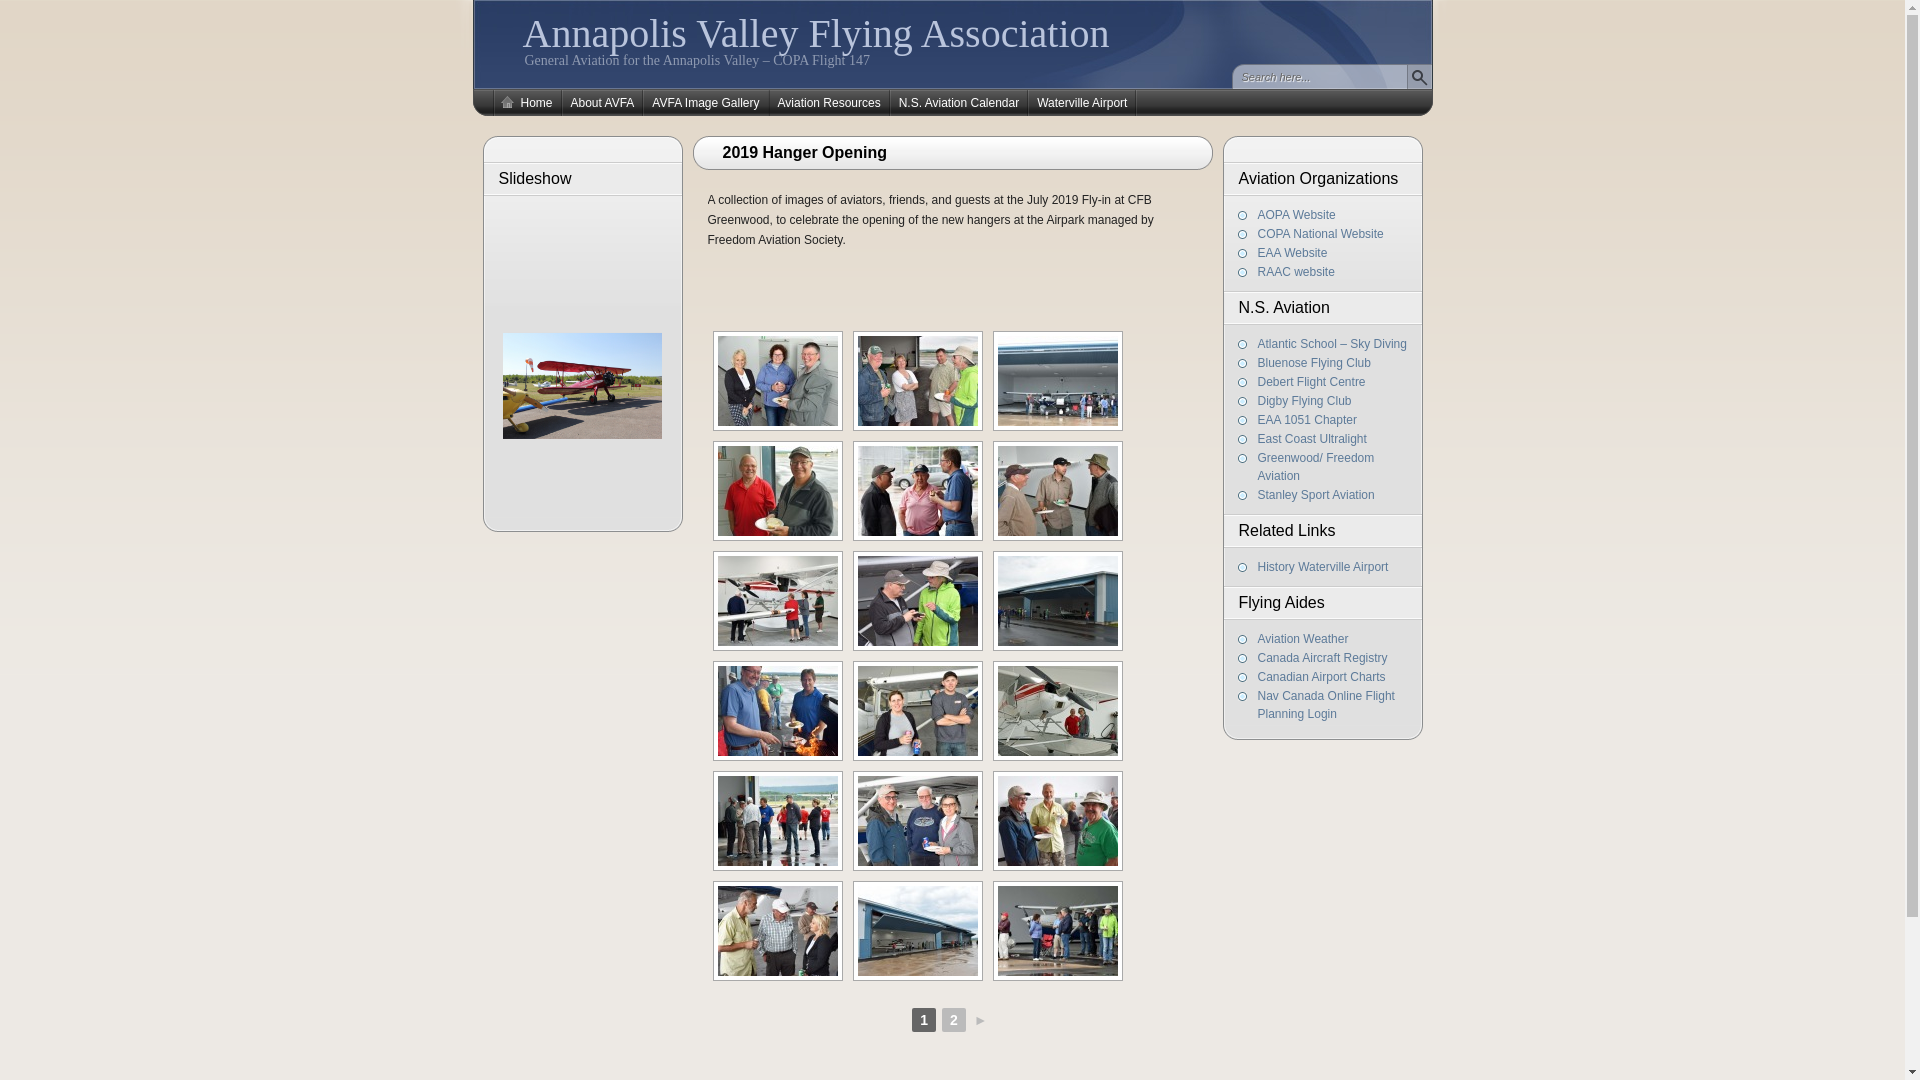  I want to click on 'Waterville Airport', so click(1080, 103).